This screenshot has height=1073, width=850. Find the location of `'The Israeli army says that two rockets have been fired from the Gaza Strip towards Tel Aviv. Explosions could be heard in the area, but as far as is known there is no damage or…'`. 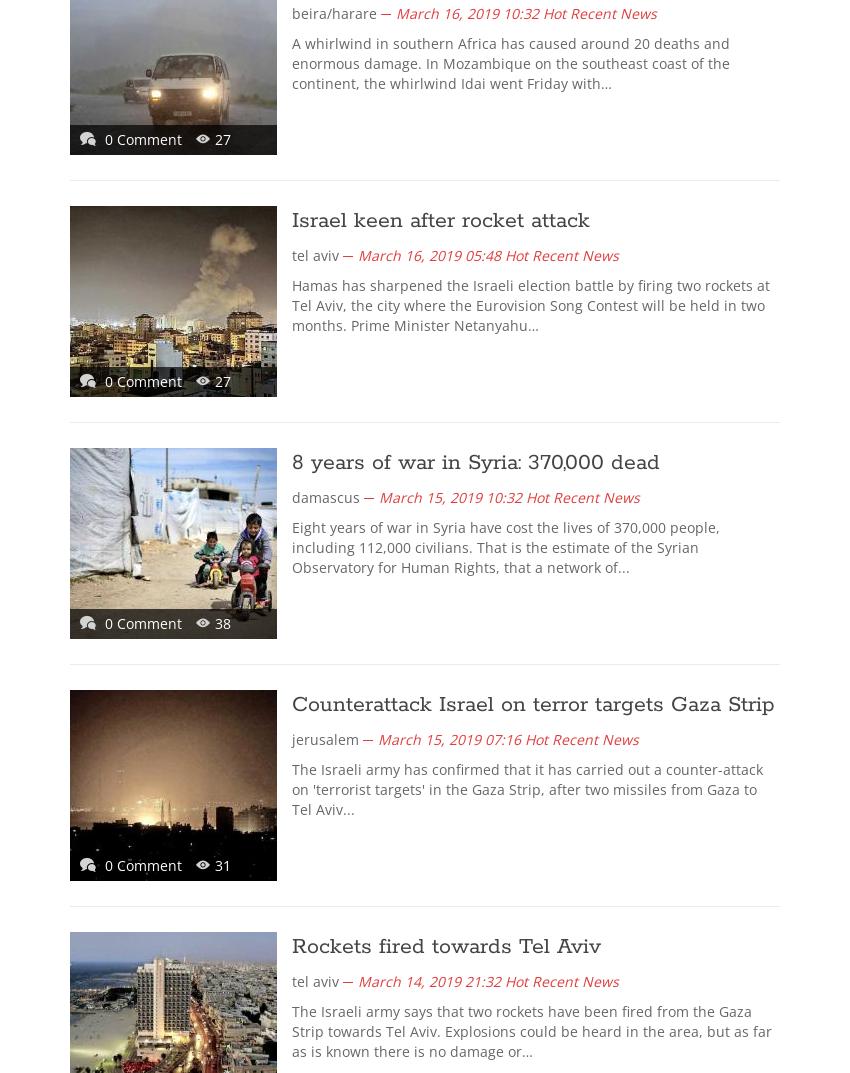

'The Israeli army says that two rockets have been fired from the Gaza Strip towards Tel Aviv. Explosions could be heard in the area, but as far as is known there is no damage or…' is located at coordinates (531, 1031).